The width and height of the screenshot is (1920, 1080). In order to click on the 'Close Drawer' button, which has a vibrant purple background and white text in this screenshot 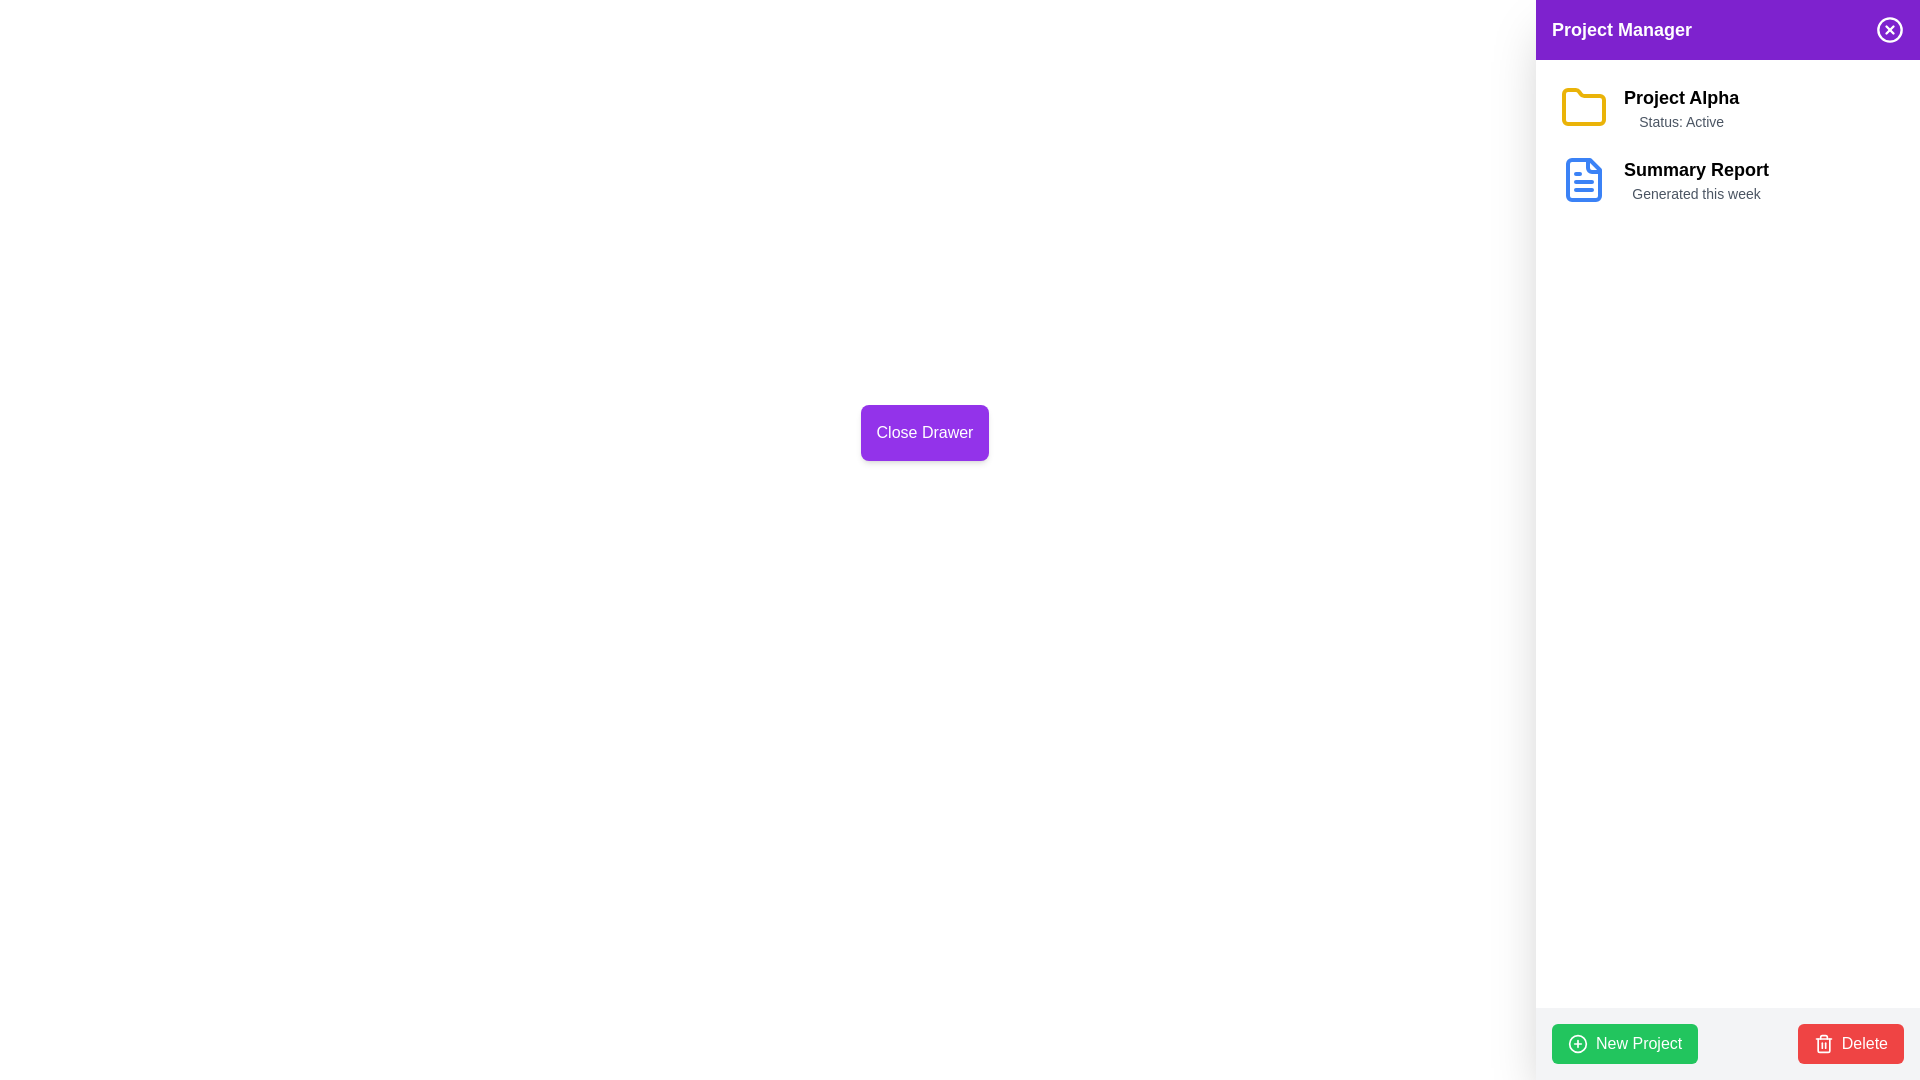, I will do `click(924, 431)`.